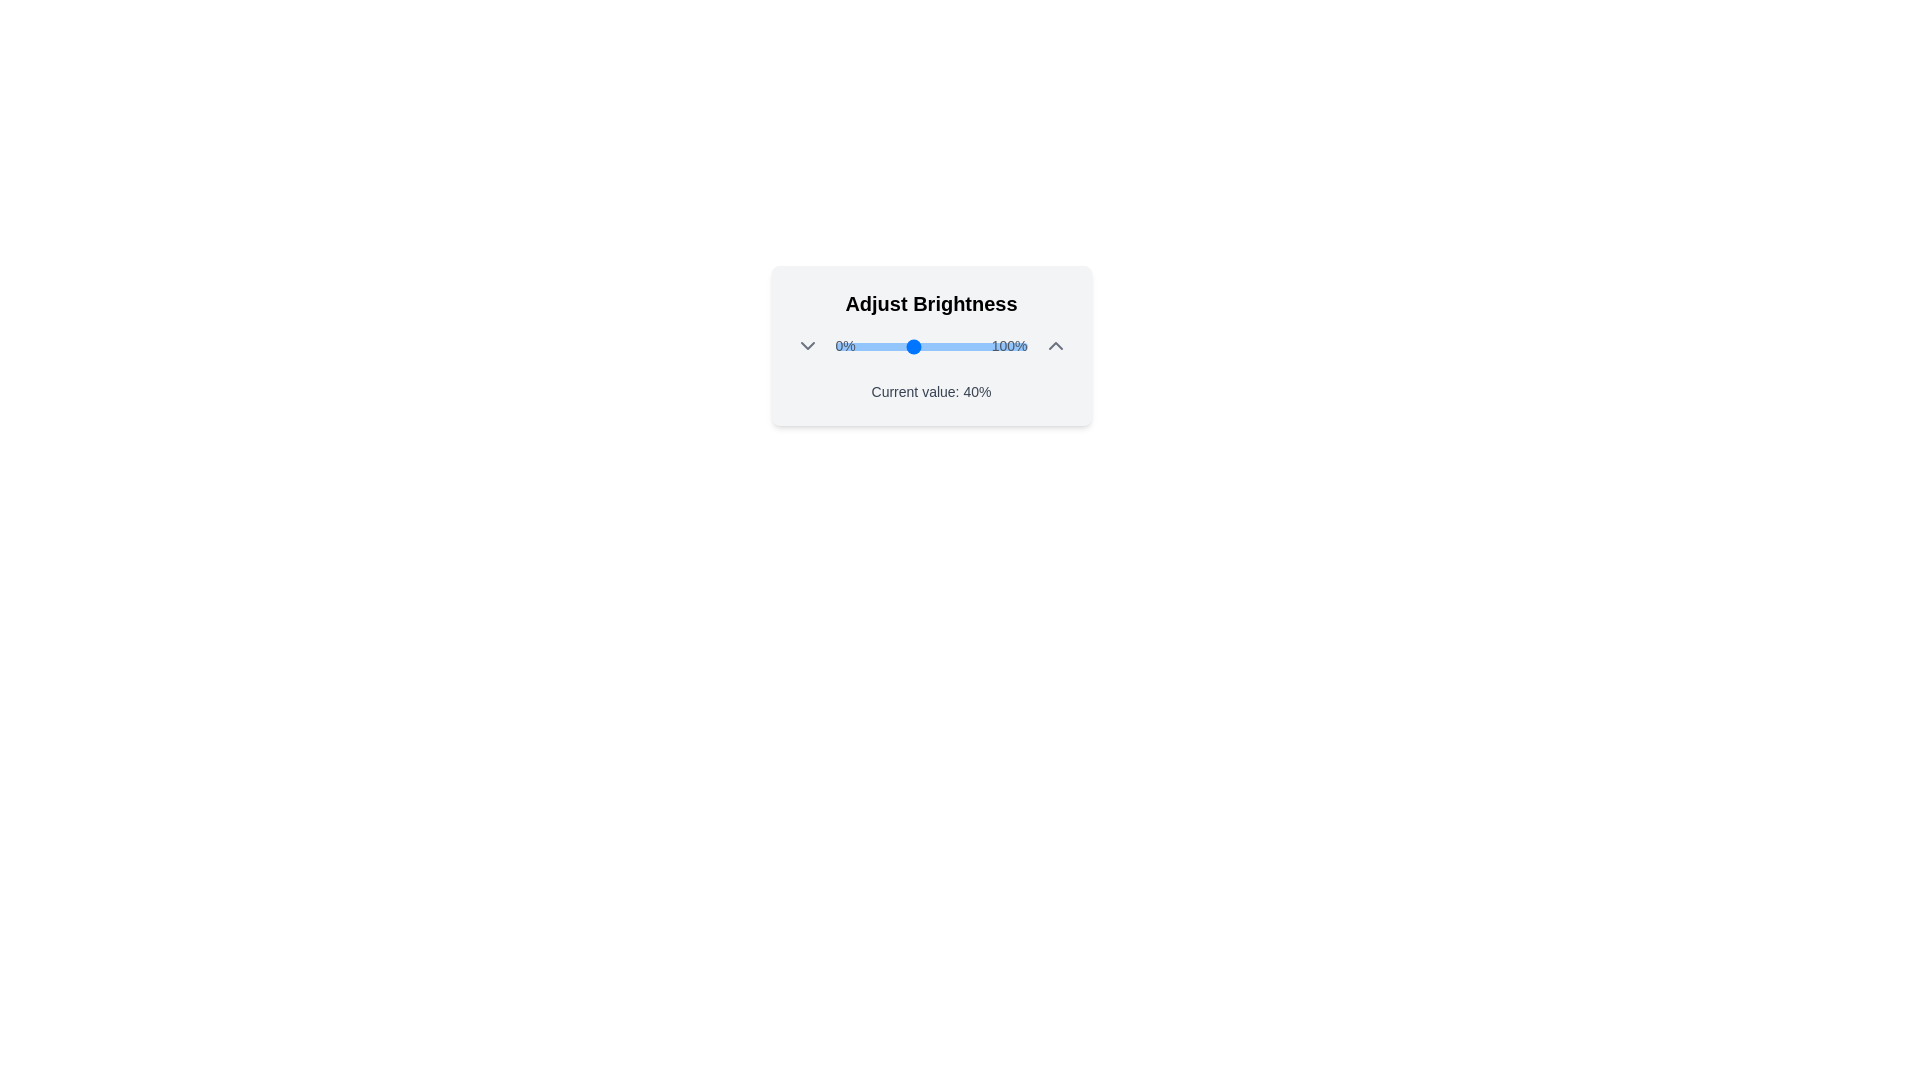  What do you see at coordinates (845, 345) in the screenshot?
I see `the text label indicating the minimum value ('0%') of the slider, located at the leftmost side of the slider component` at bounding box center [845, 345].